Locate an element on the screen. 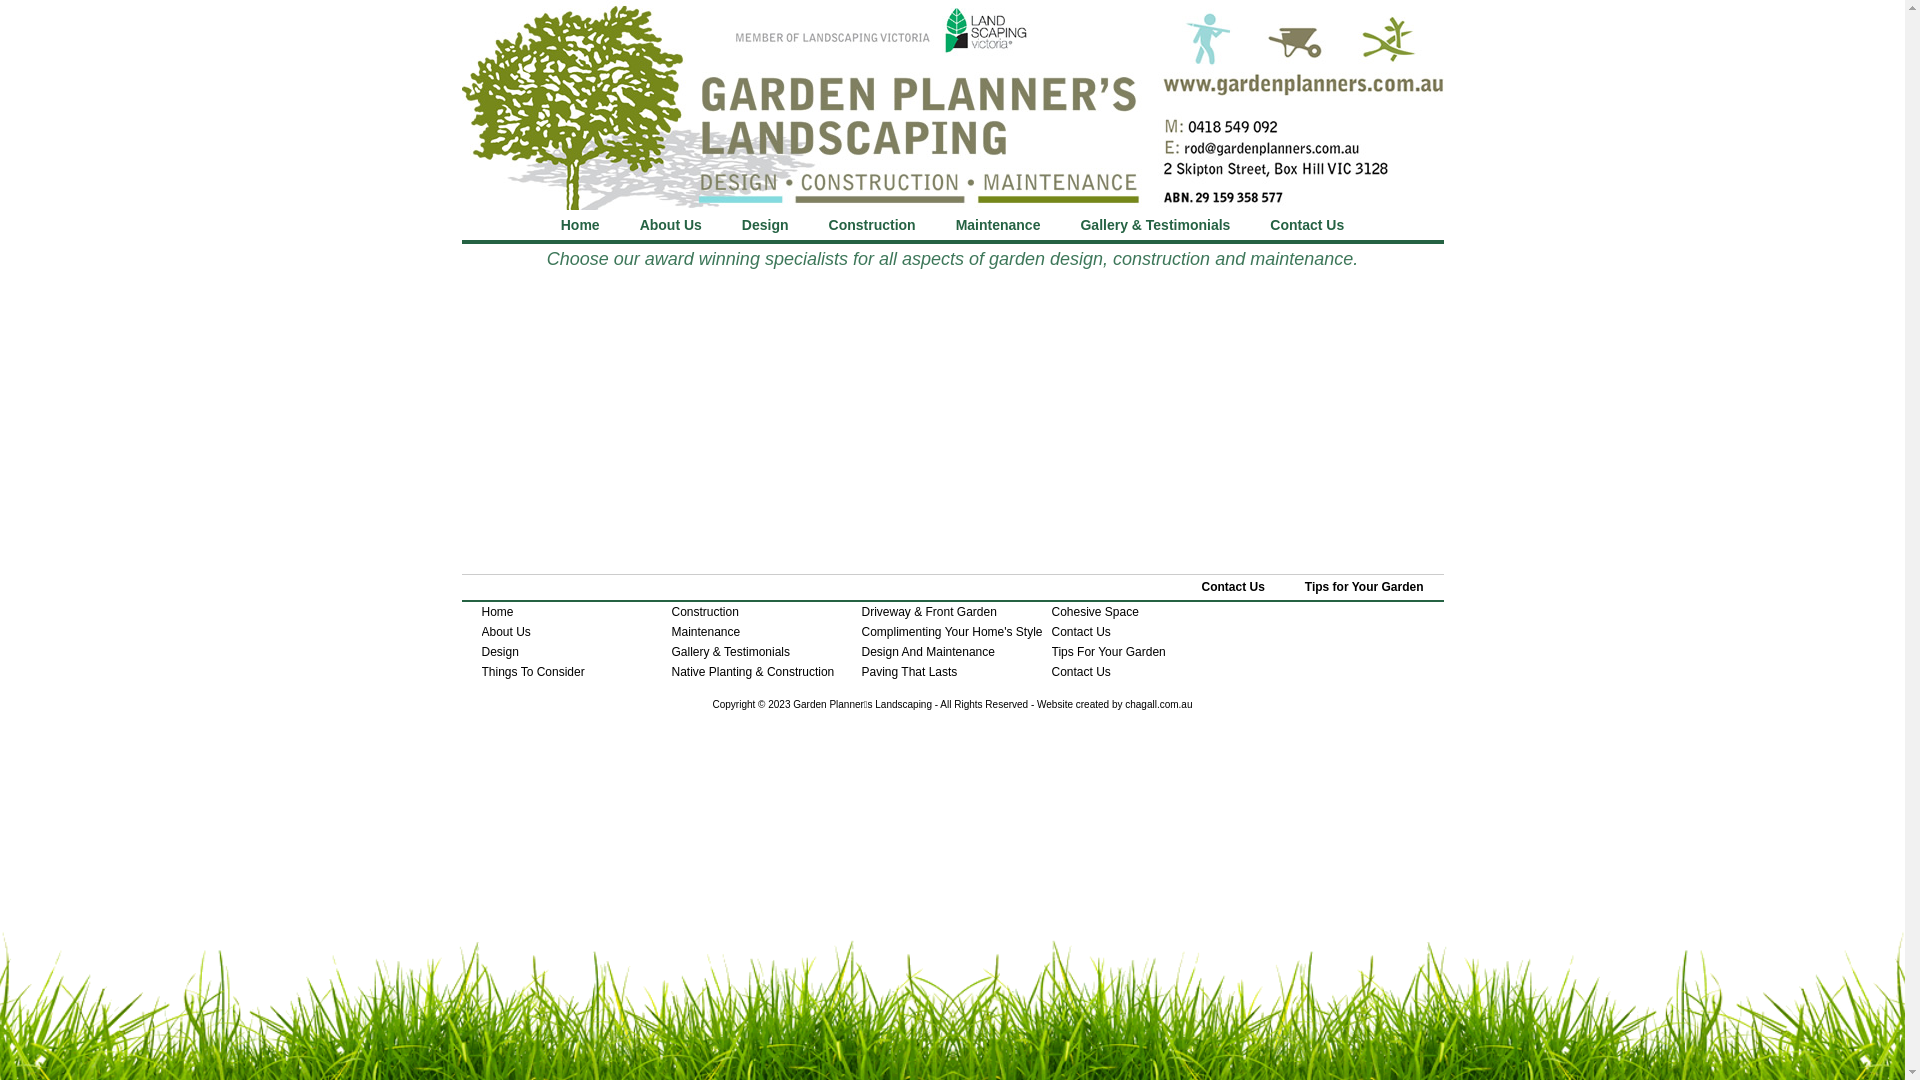  'About Us' is located at coordinates (506, 632).